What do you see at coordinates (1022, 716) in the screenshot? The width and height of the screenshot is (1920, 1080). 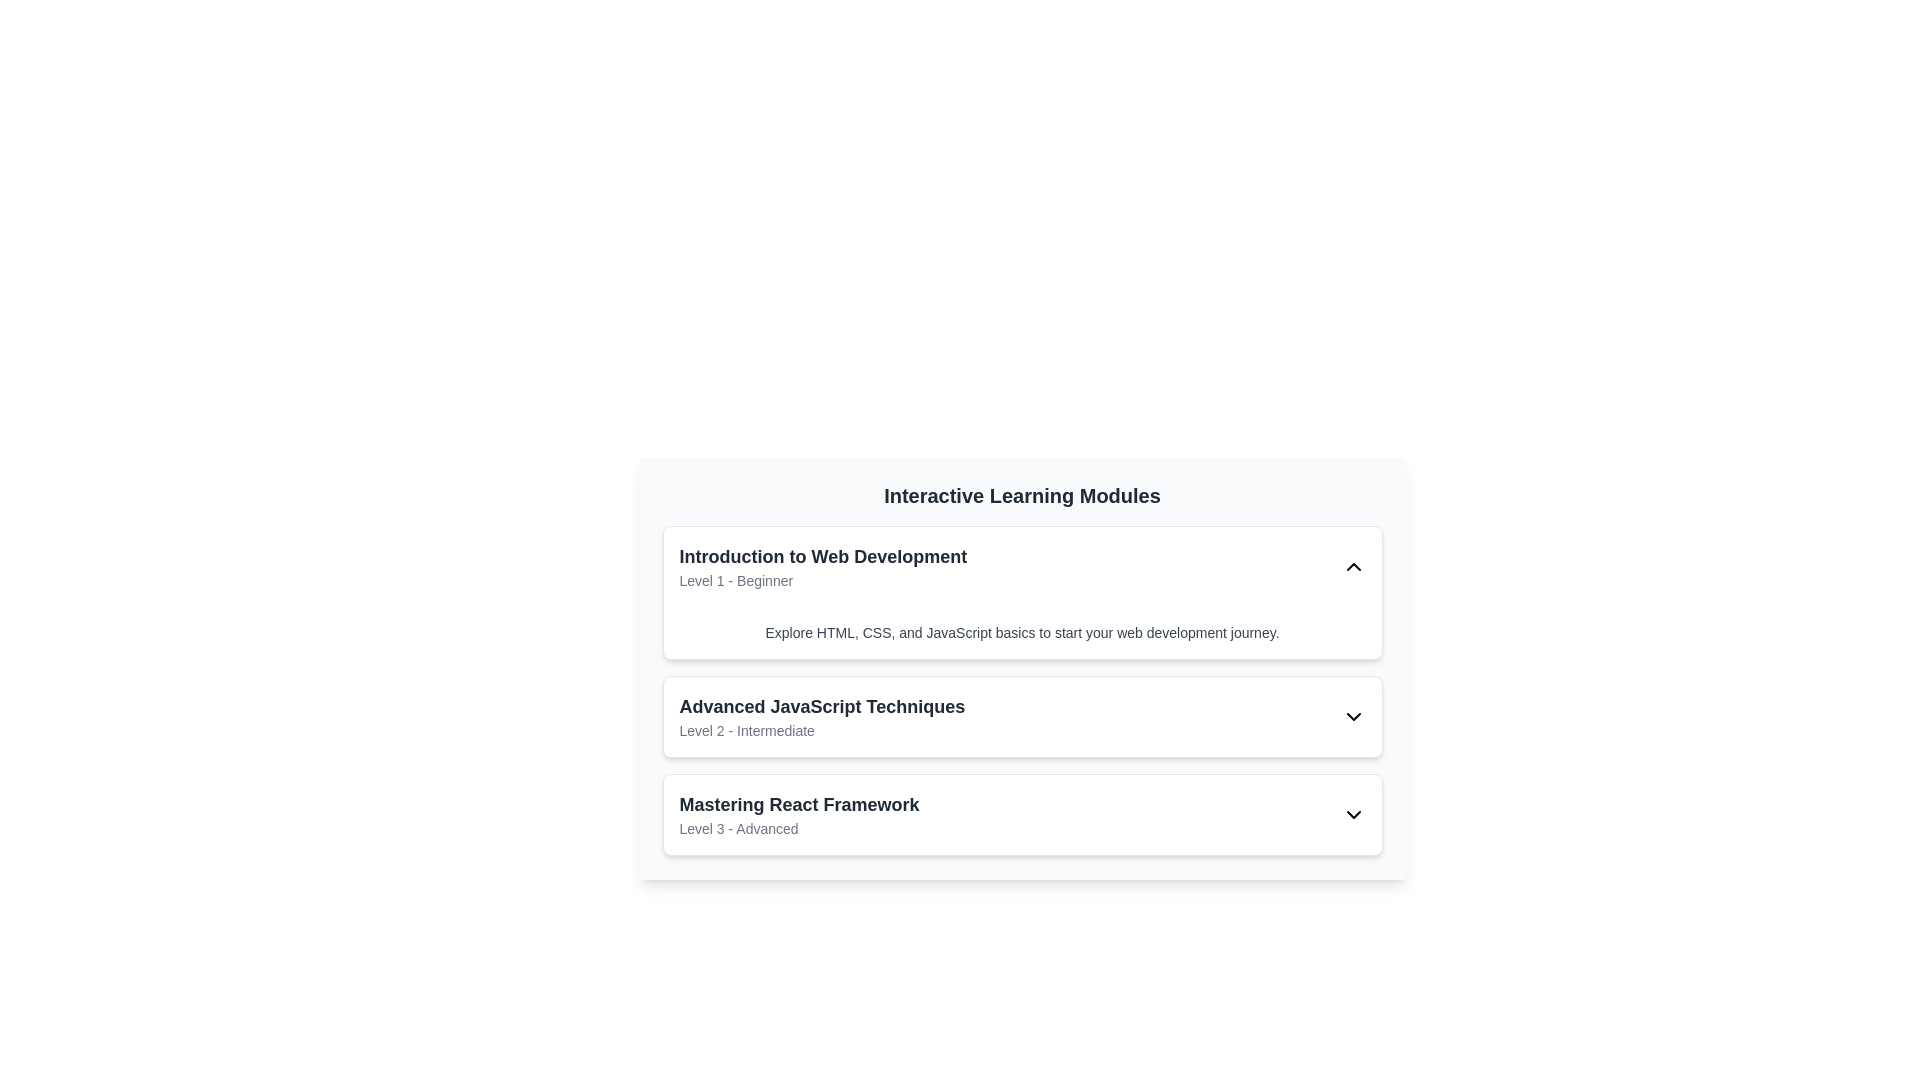 I see `the collapsible list item labeled 'Advanced JavaScript Techniques'` at bounding box center [1022, 716].